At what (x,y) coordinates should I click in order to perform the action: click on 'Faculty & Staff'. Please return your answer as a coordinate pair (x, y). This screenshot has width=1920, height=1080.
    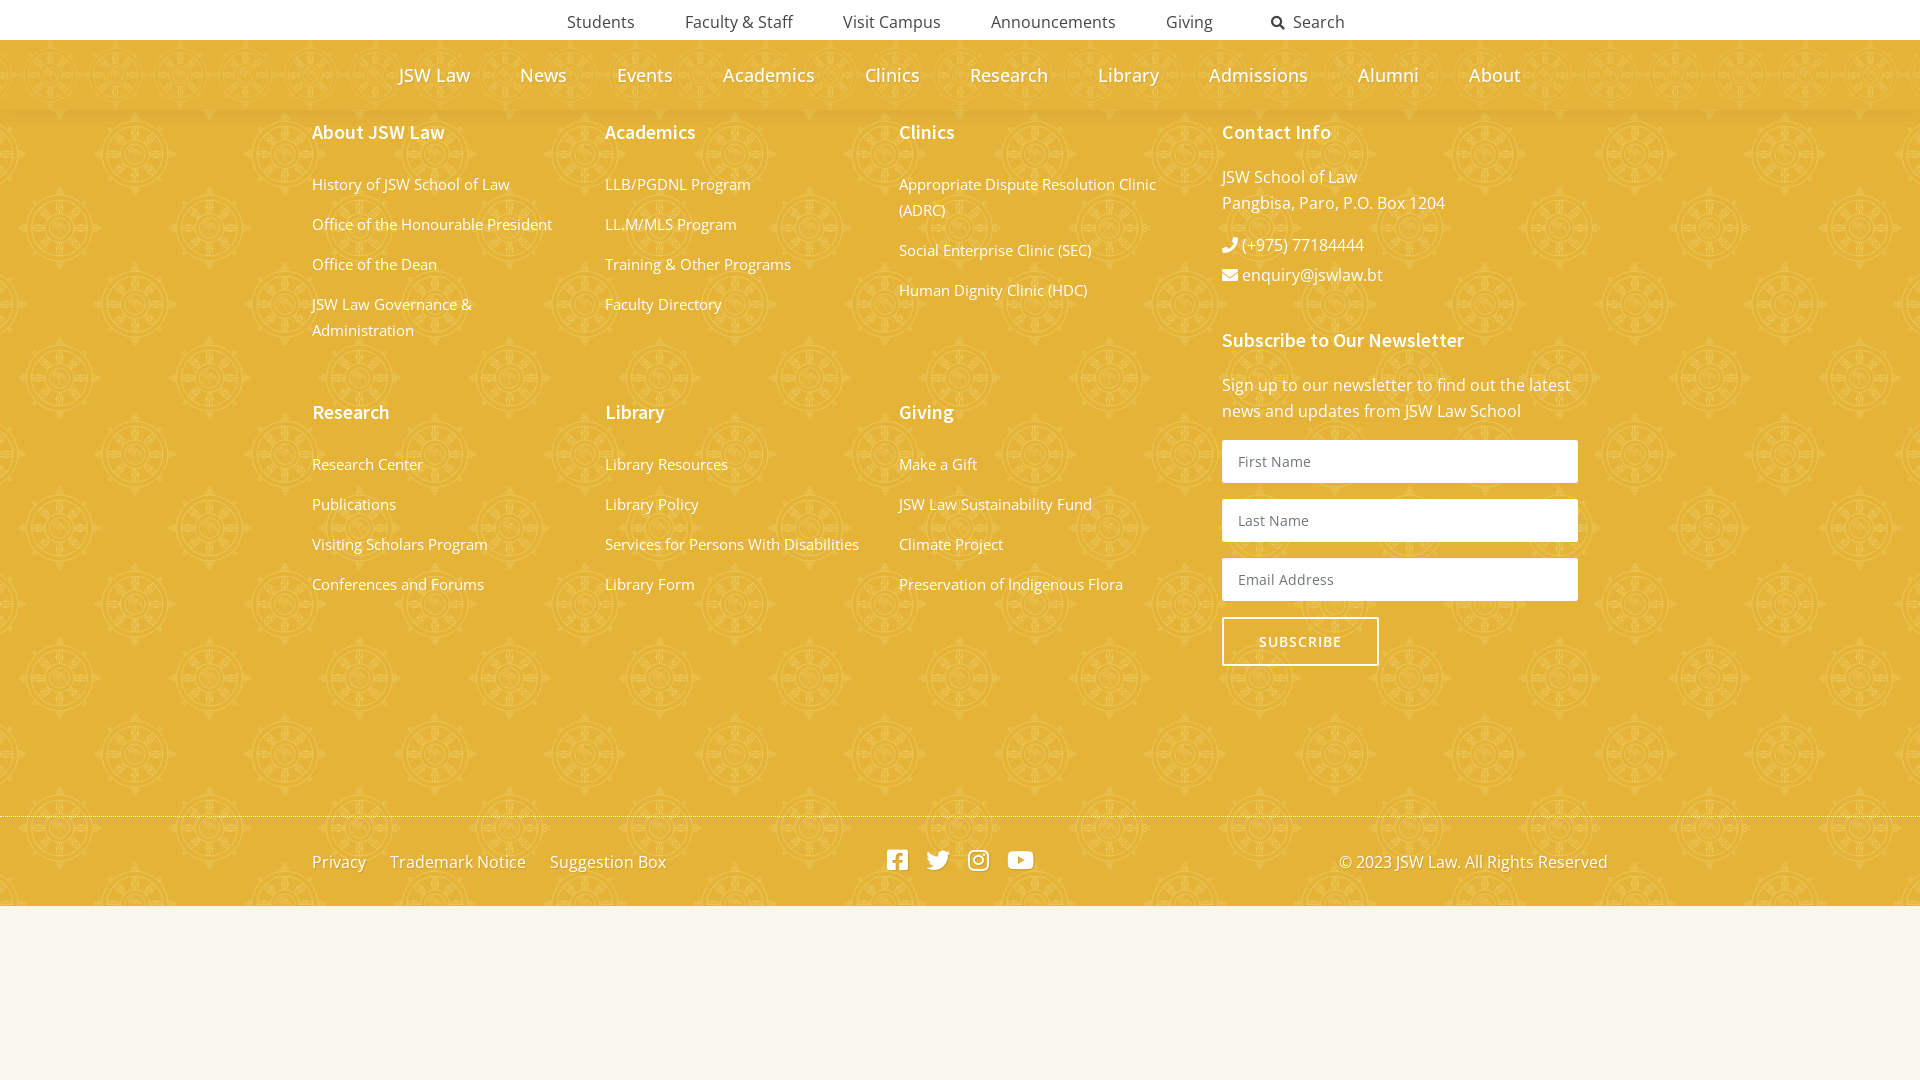
    Looking at the image, I should click on (738, 22).